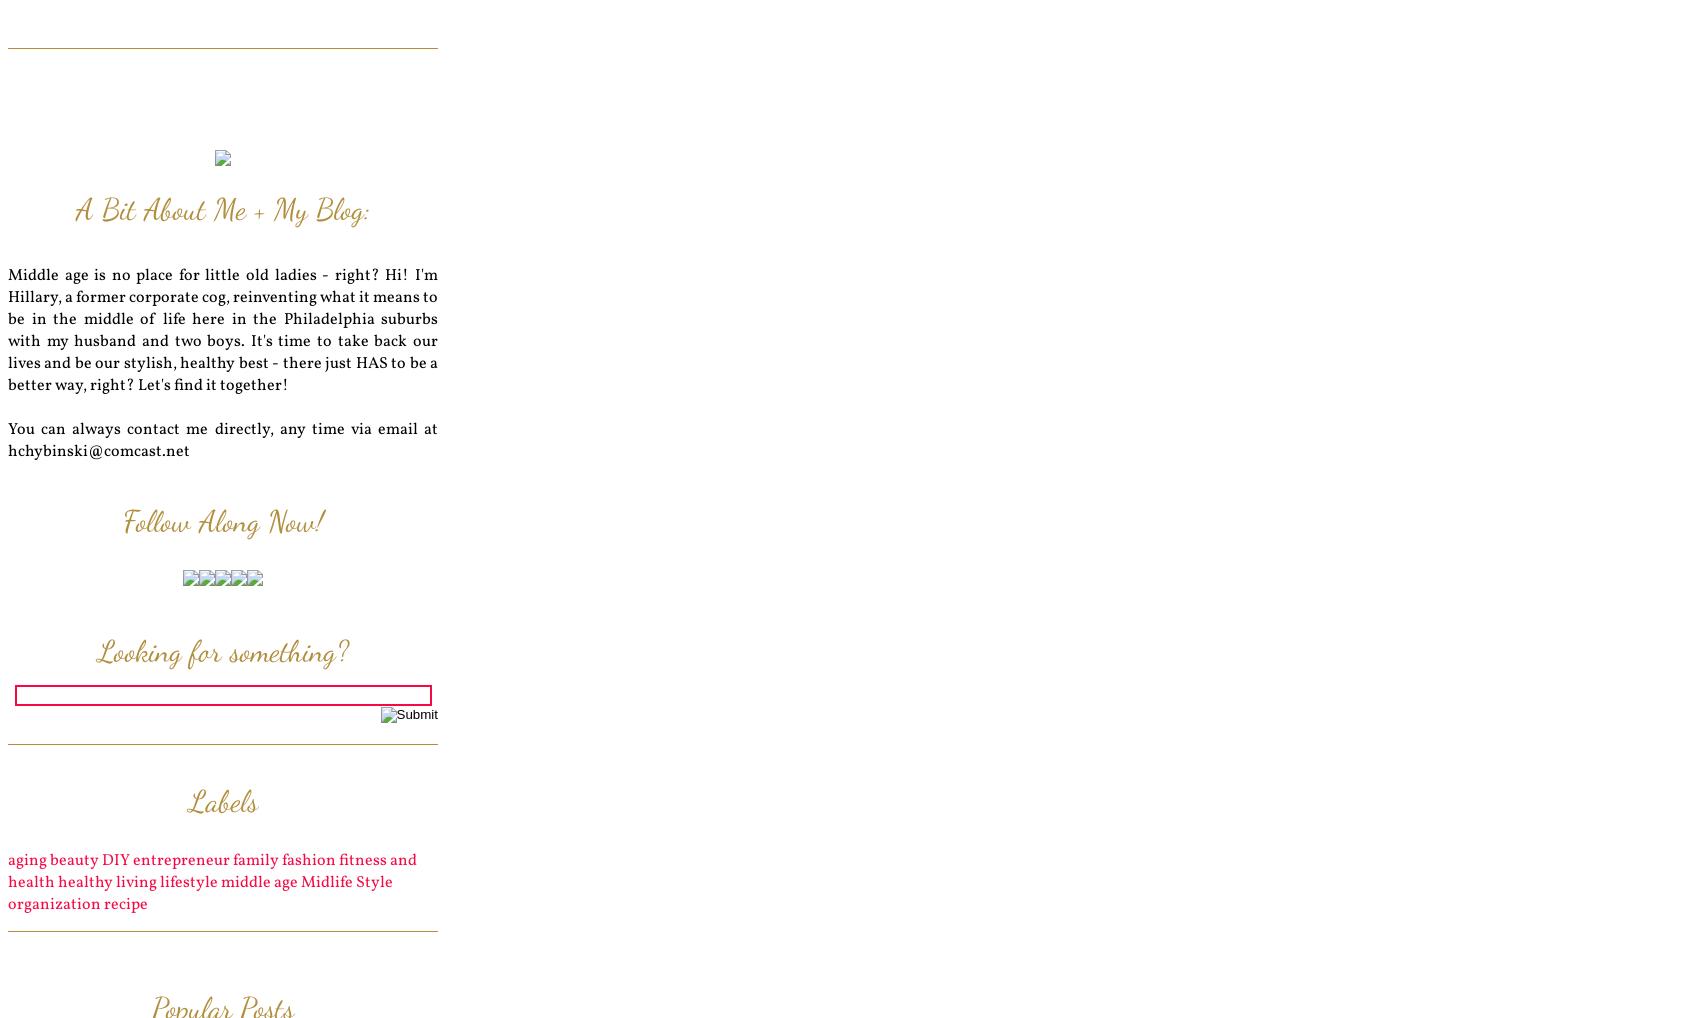 This screenshot has width=1682, height=1018. Describe the element at coordinates (307, 860) in the screenshot. I see `'fashion'` at that location.